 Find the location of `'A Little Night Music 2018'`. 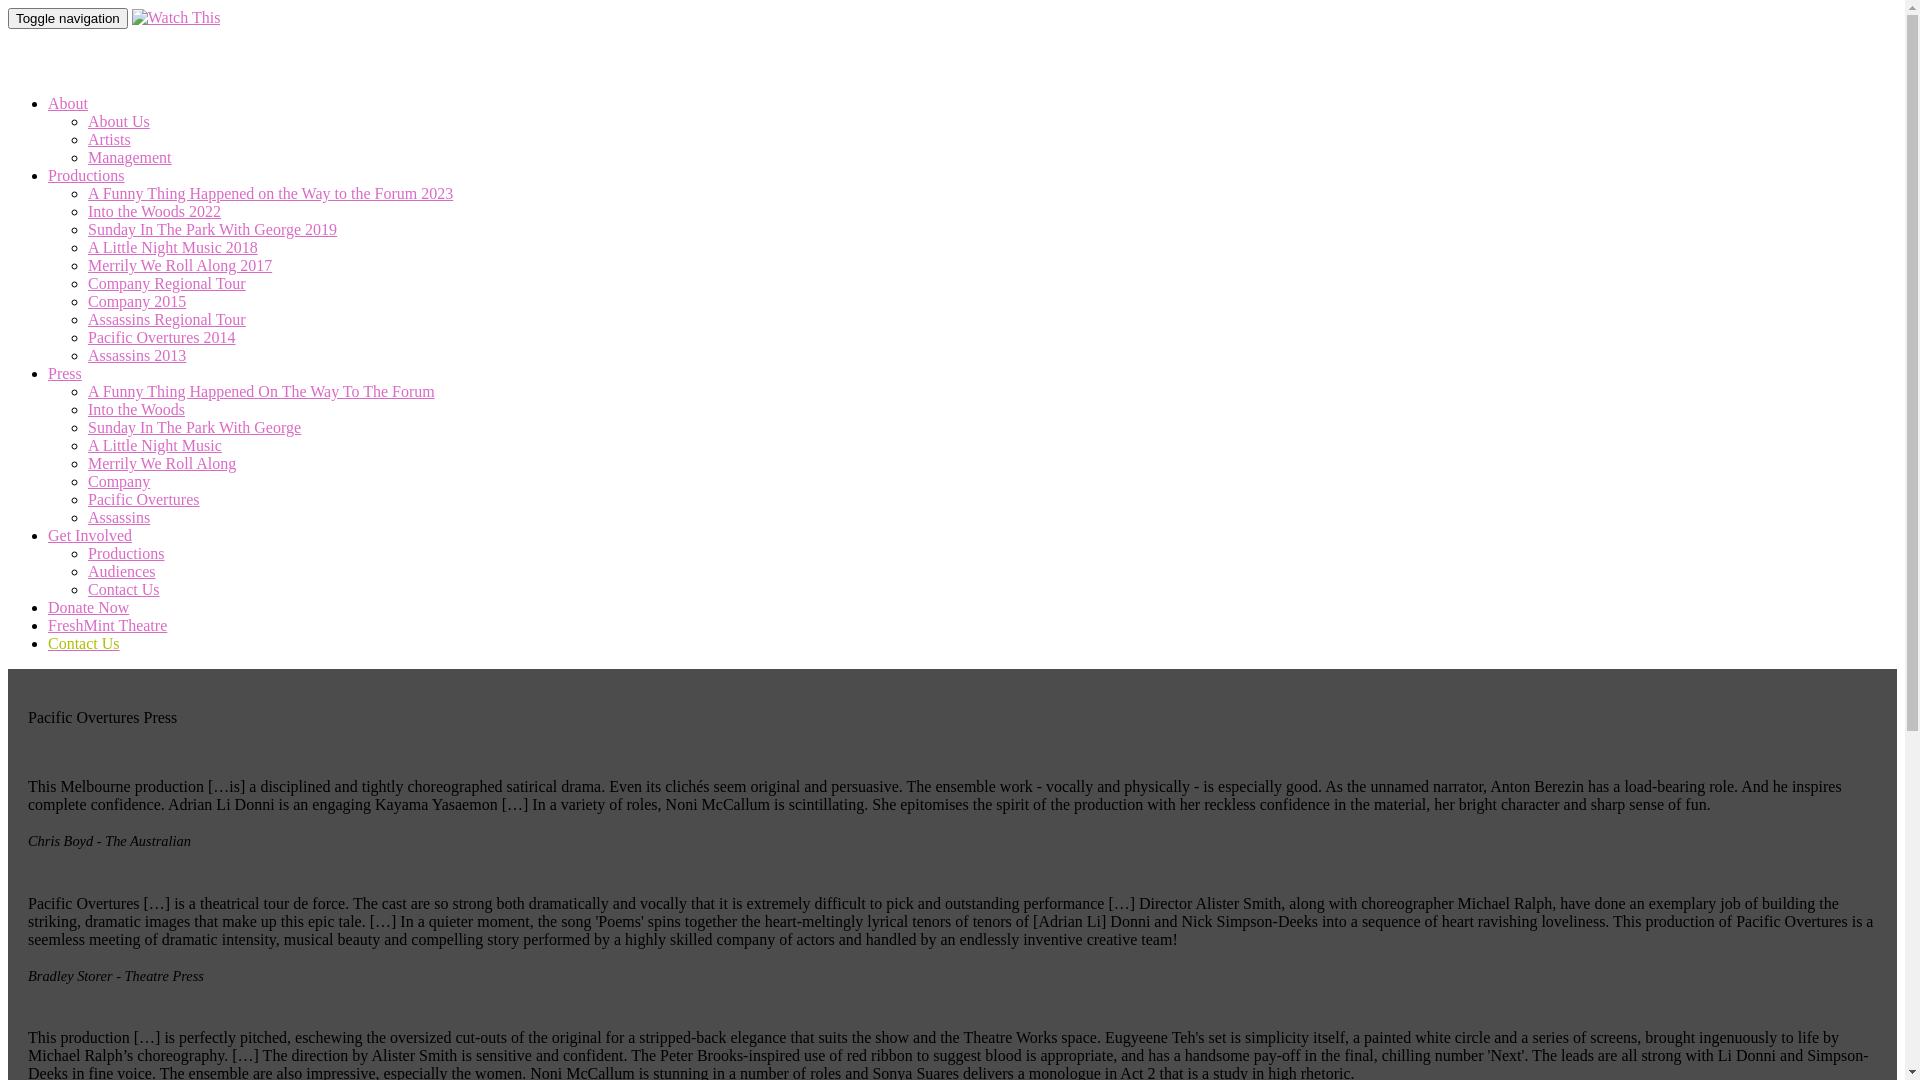

'A Little Night Music 2018' is located at coordinates (172, 246).